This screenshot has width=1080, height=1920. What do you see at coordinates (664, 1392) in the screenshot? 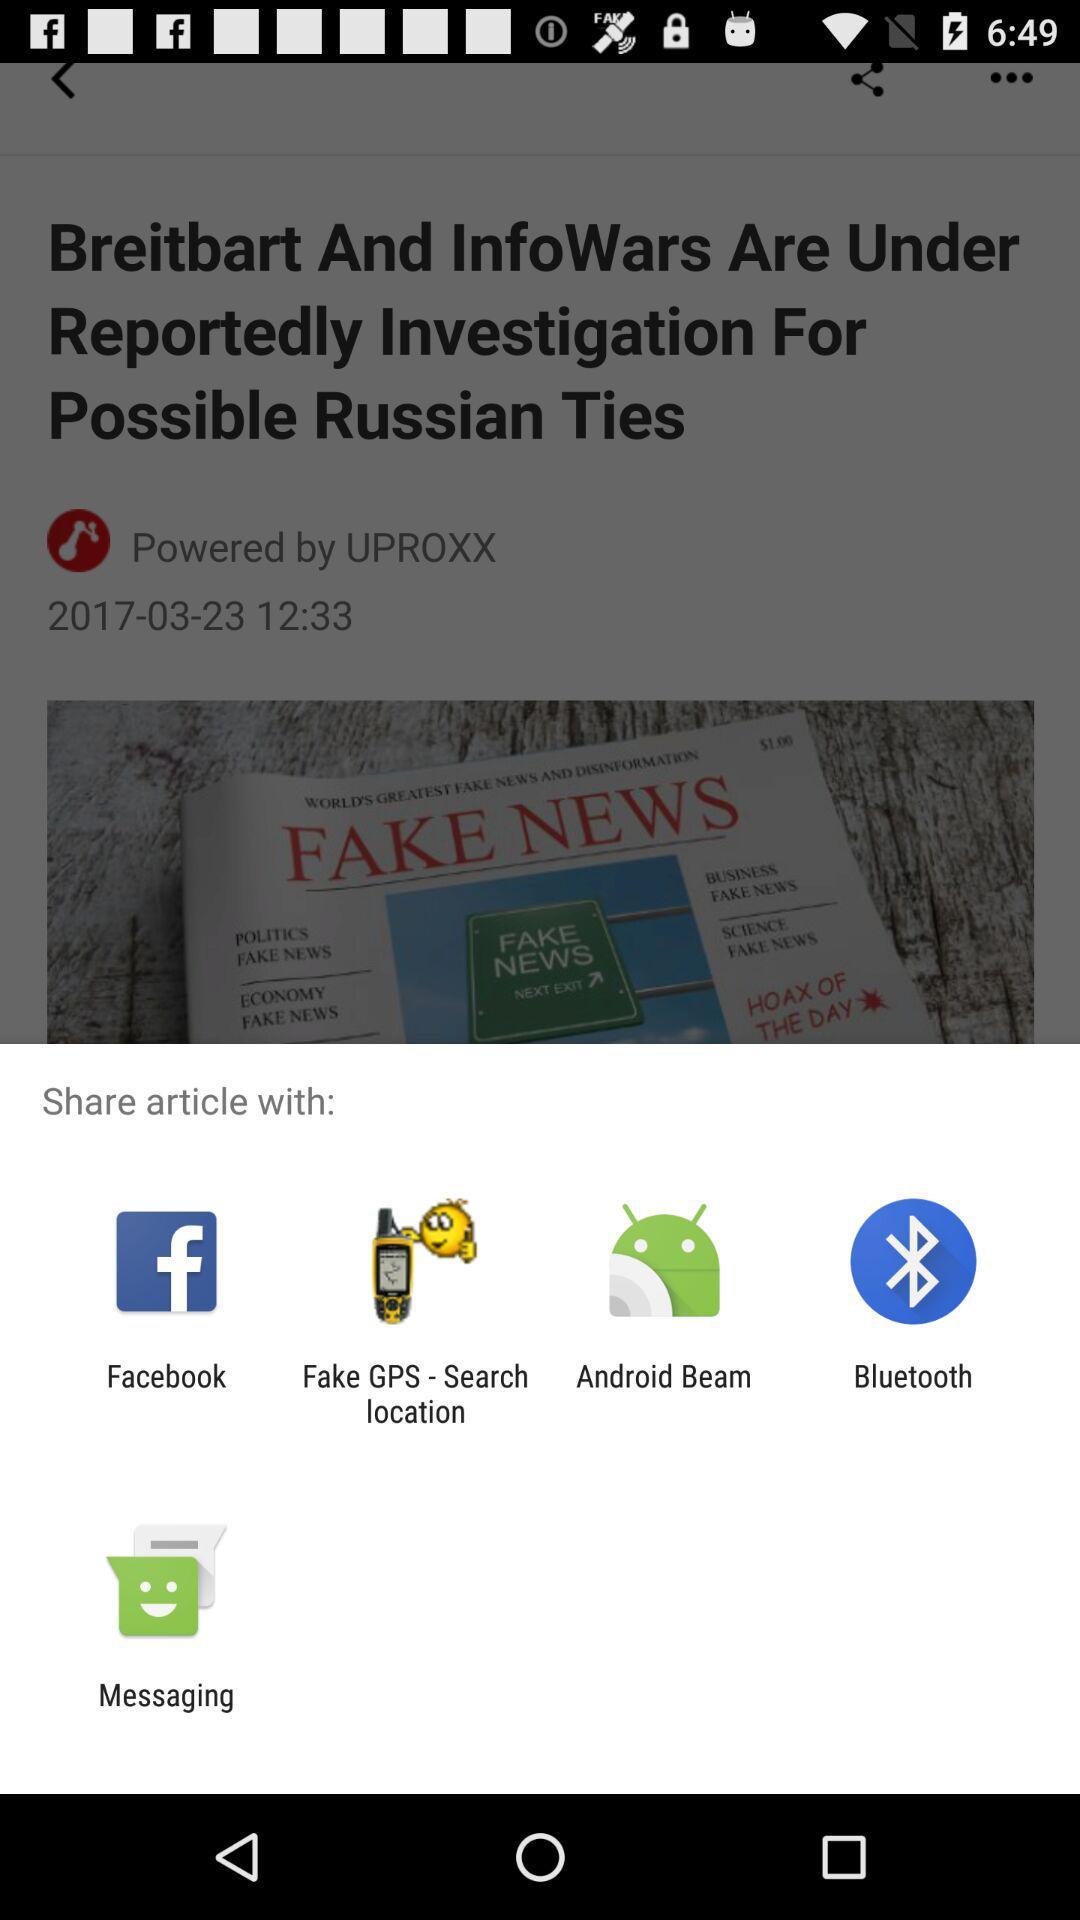
I see `icon to the left of the bluetooth app` at bounding box center [664, 1392].